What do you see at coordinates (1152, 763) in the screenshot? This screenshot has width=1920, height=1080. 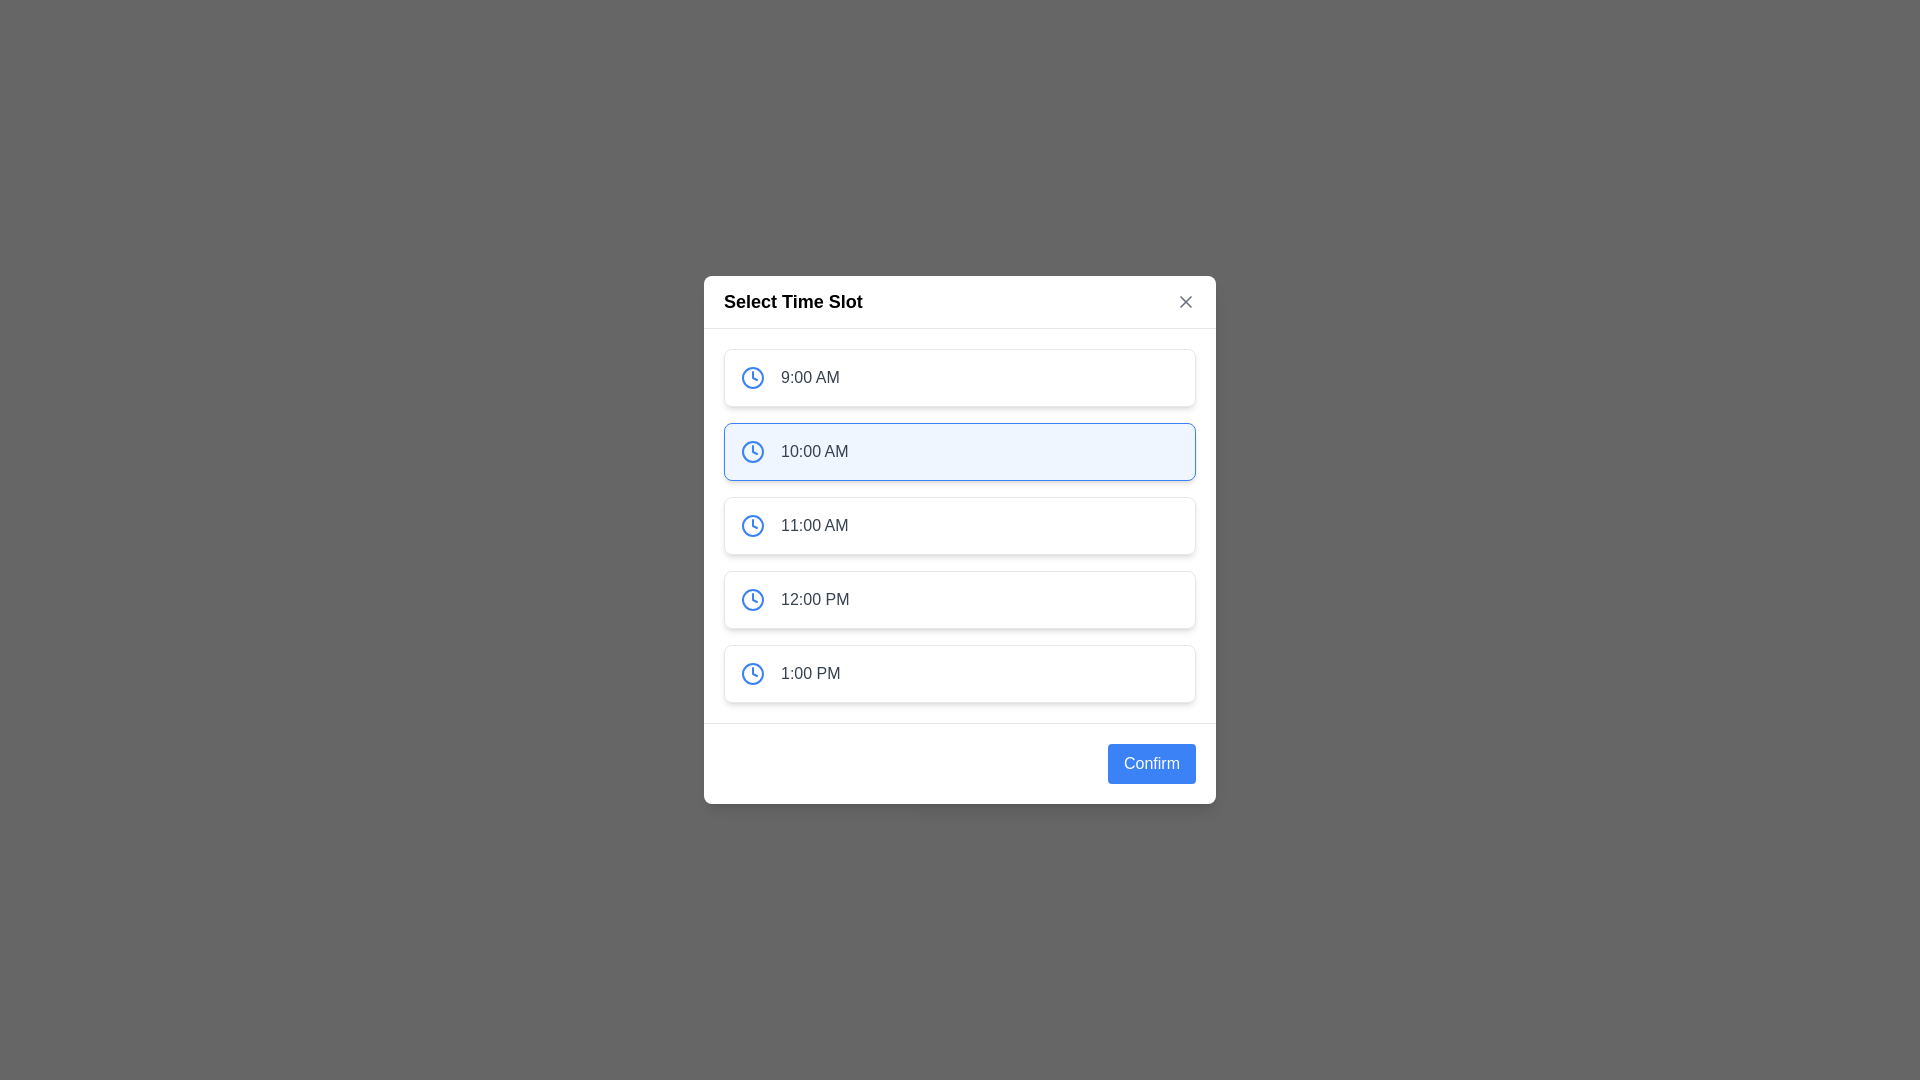 I see `the 'Confirm' button to confirm the selected time slot` at bounding box center [1152, 763].